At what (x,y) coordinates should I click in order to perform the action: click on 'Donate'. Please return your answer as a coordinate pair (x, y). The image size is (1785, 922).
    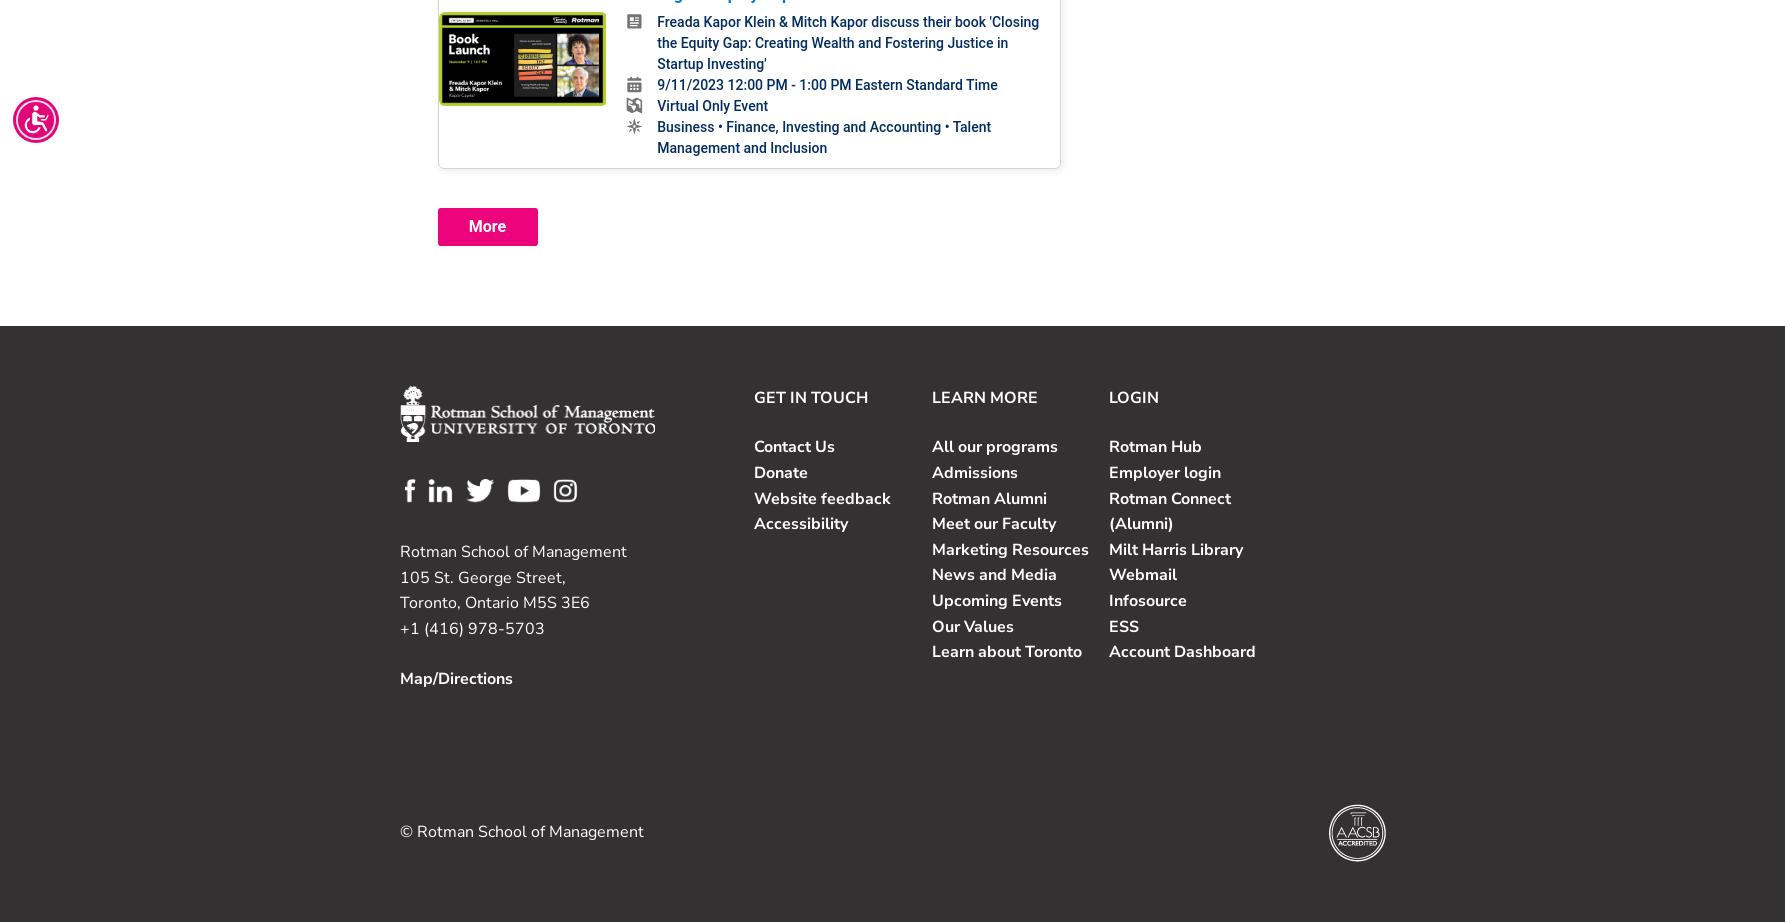
    Looking at the image, I should click on (780, 472).